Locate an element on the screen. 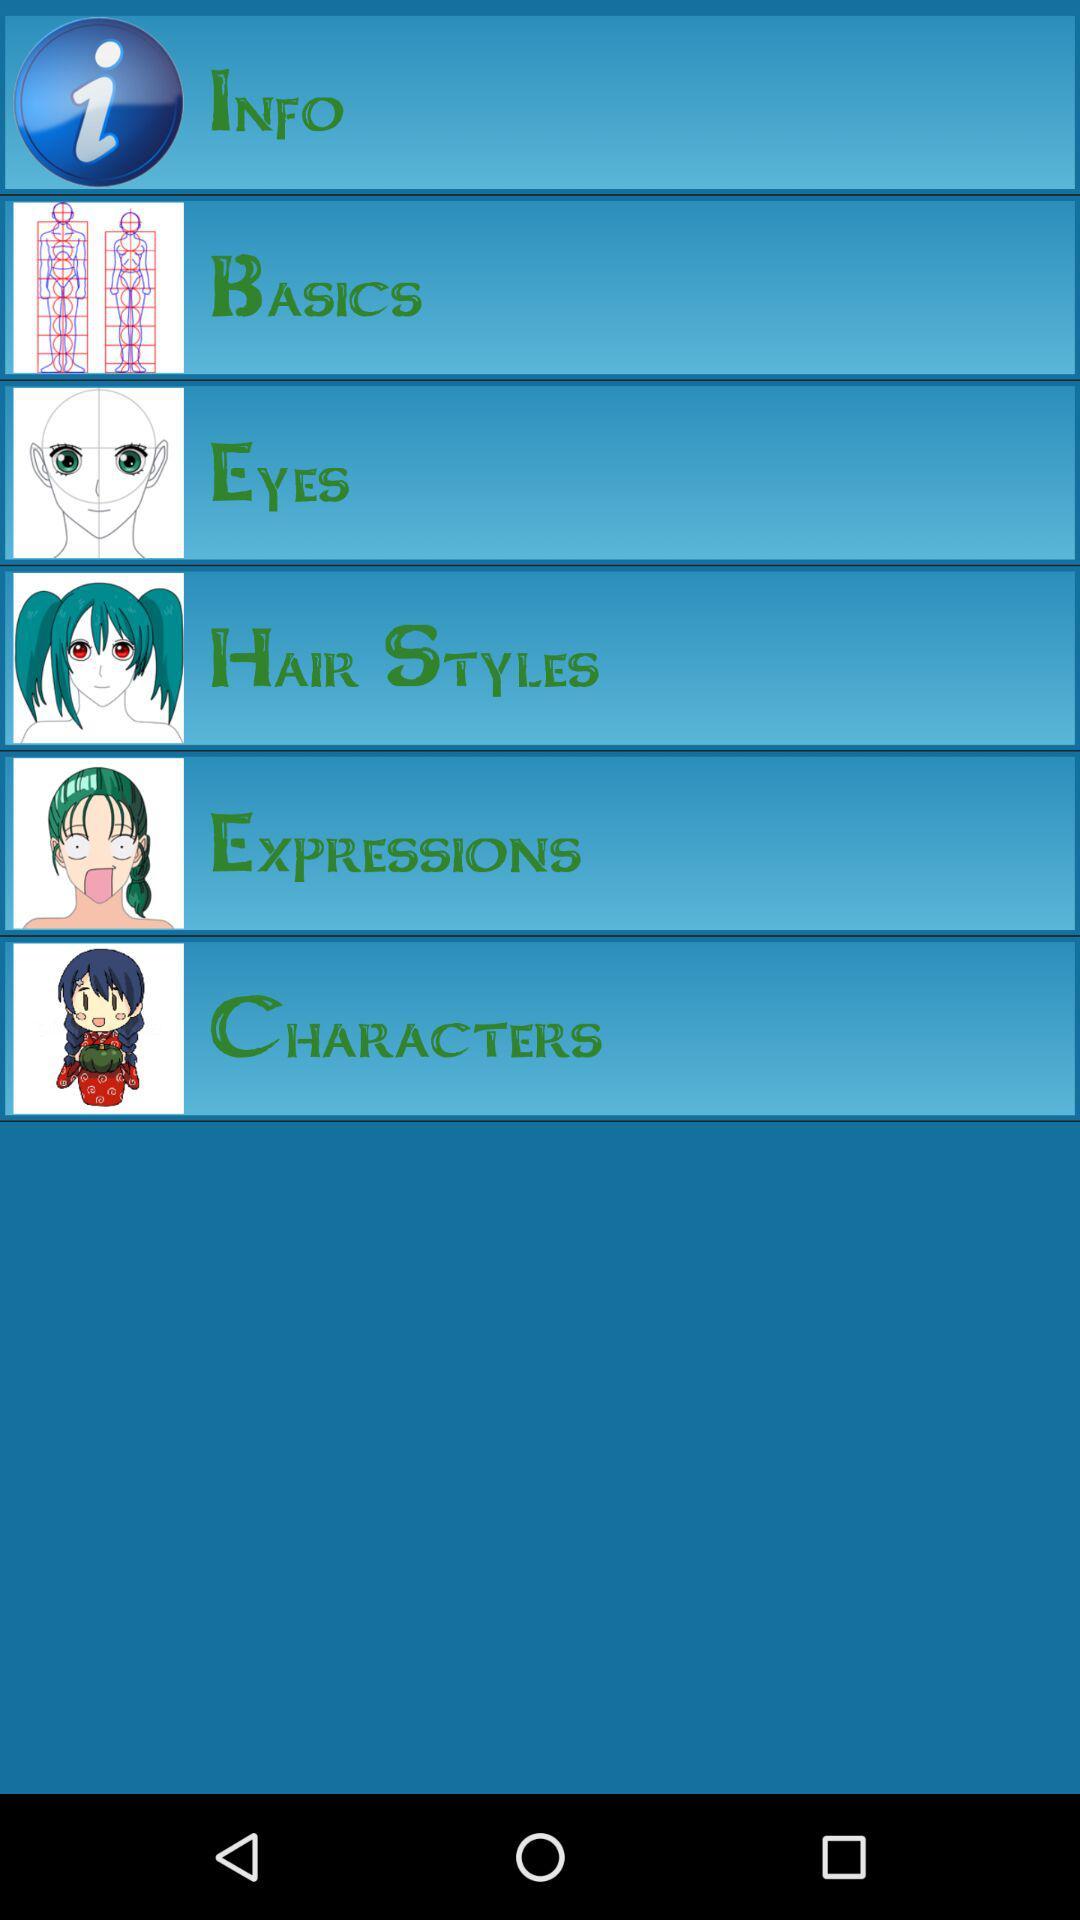 Image resolution: width=1080 pixels, height=1920 pixels. the expressions icon is located at coordinates (382, 843).